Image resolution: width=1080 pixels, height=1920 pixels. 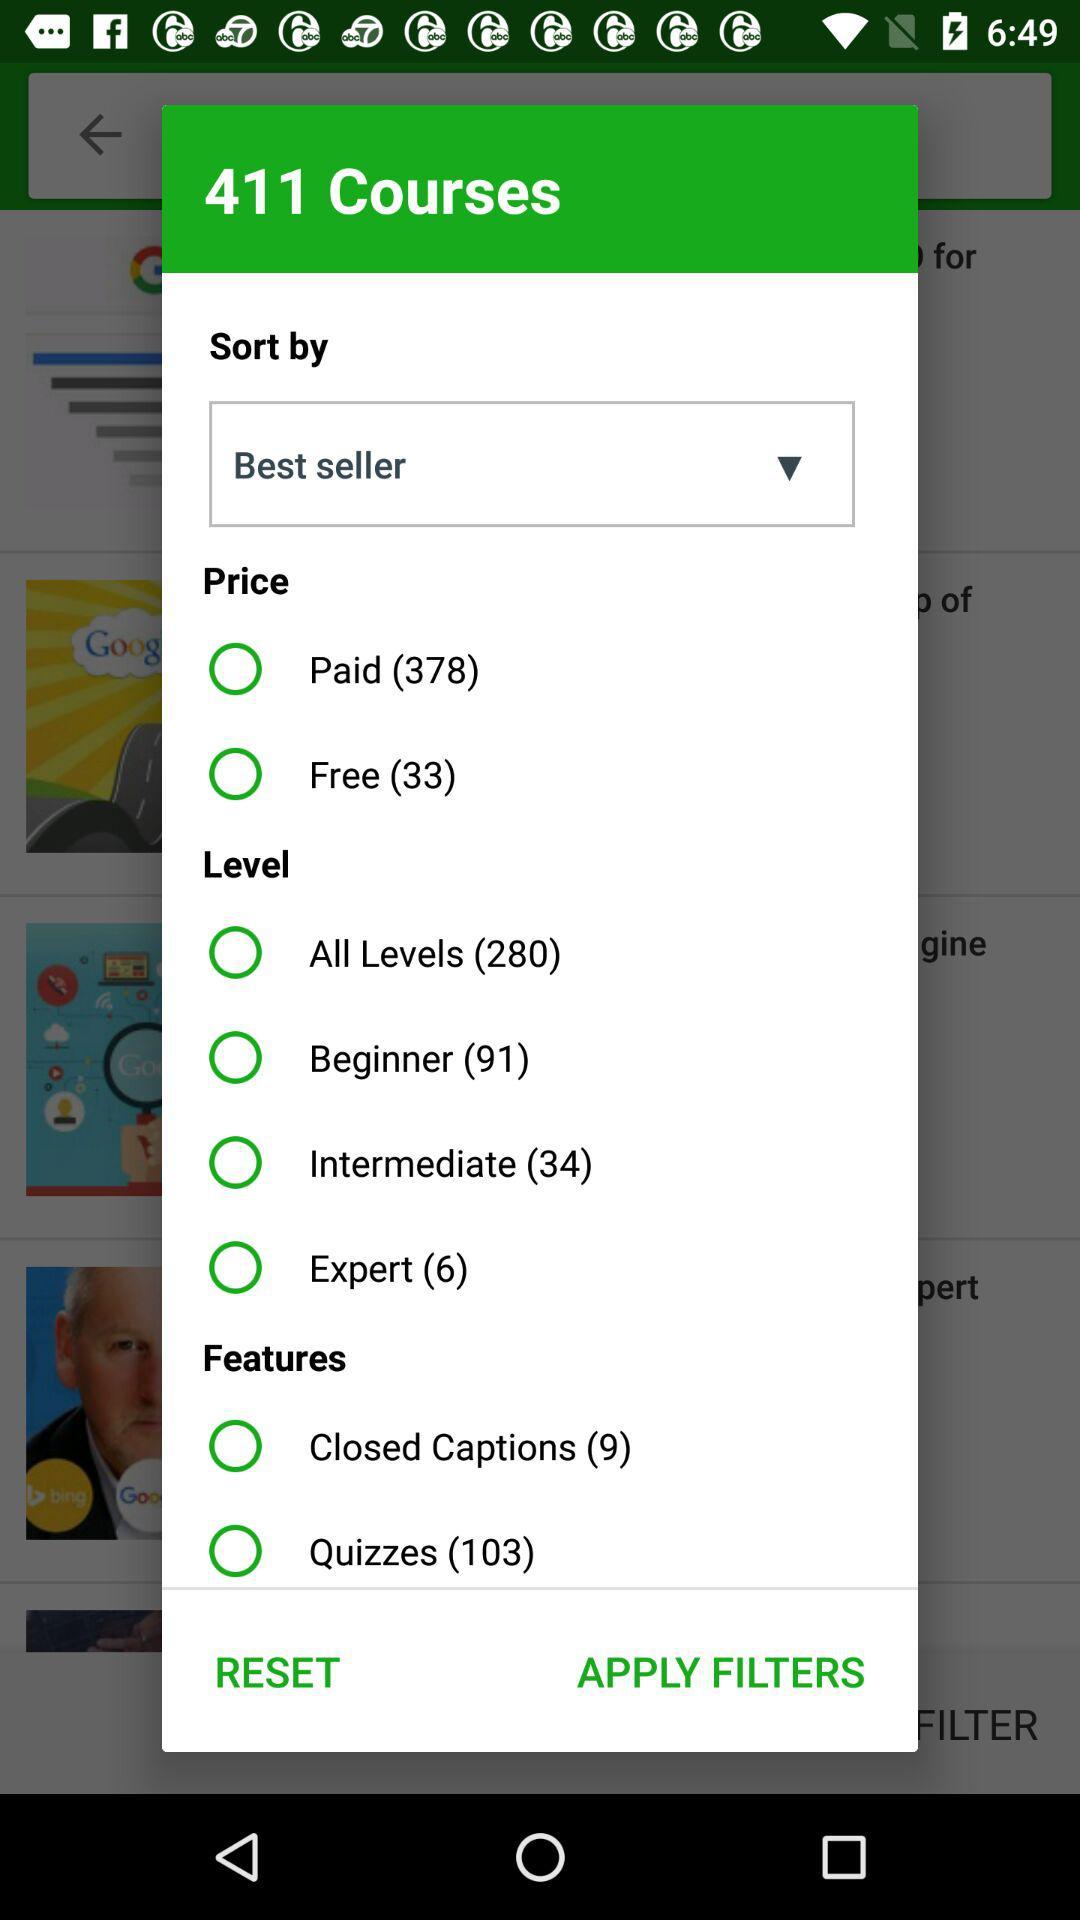 What do you see at coordinates (782, 463) in the screenshot?
I see `item to the right of the sort by item` at bounding box center [782, 463].